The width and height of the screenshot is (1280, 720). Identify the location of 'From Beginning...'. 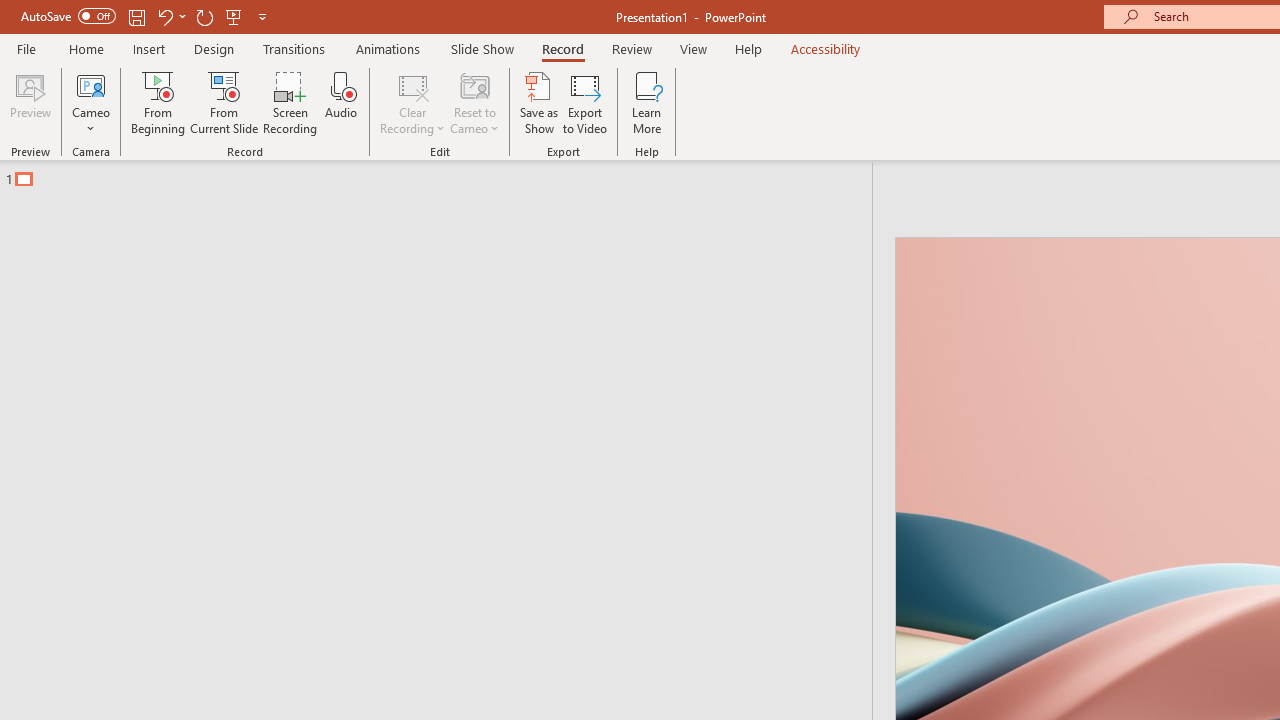
(157, 103).